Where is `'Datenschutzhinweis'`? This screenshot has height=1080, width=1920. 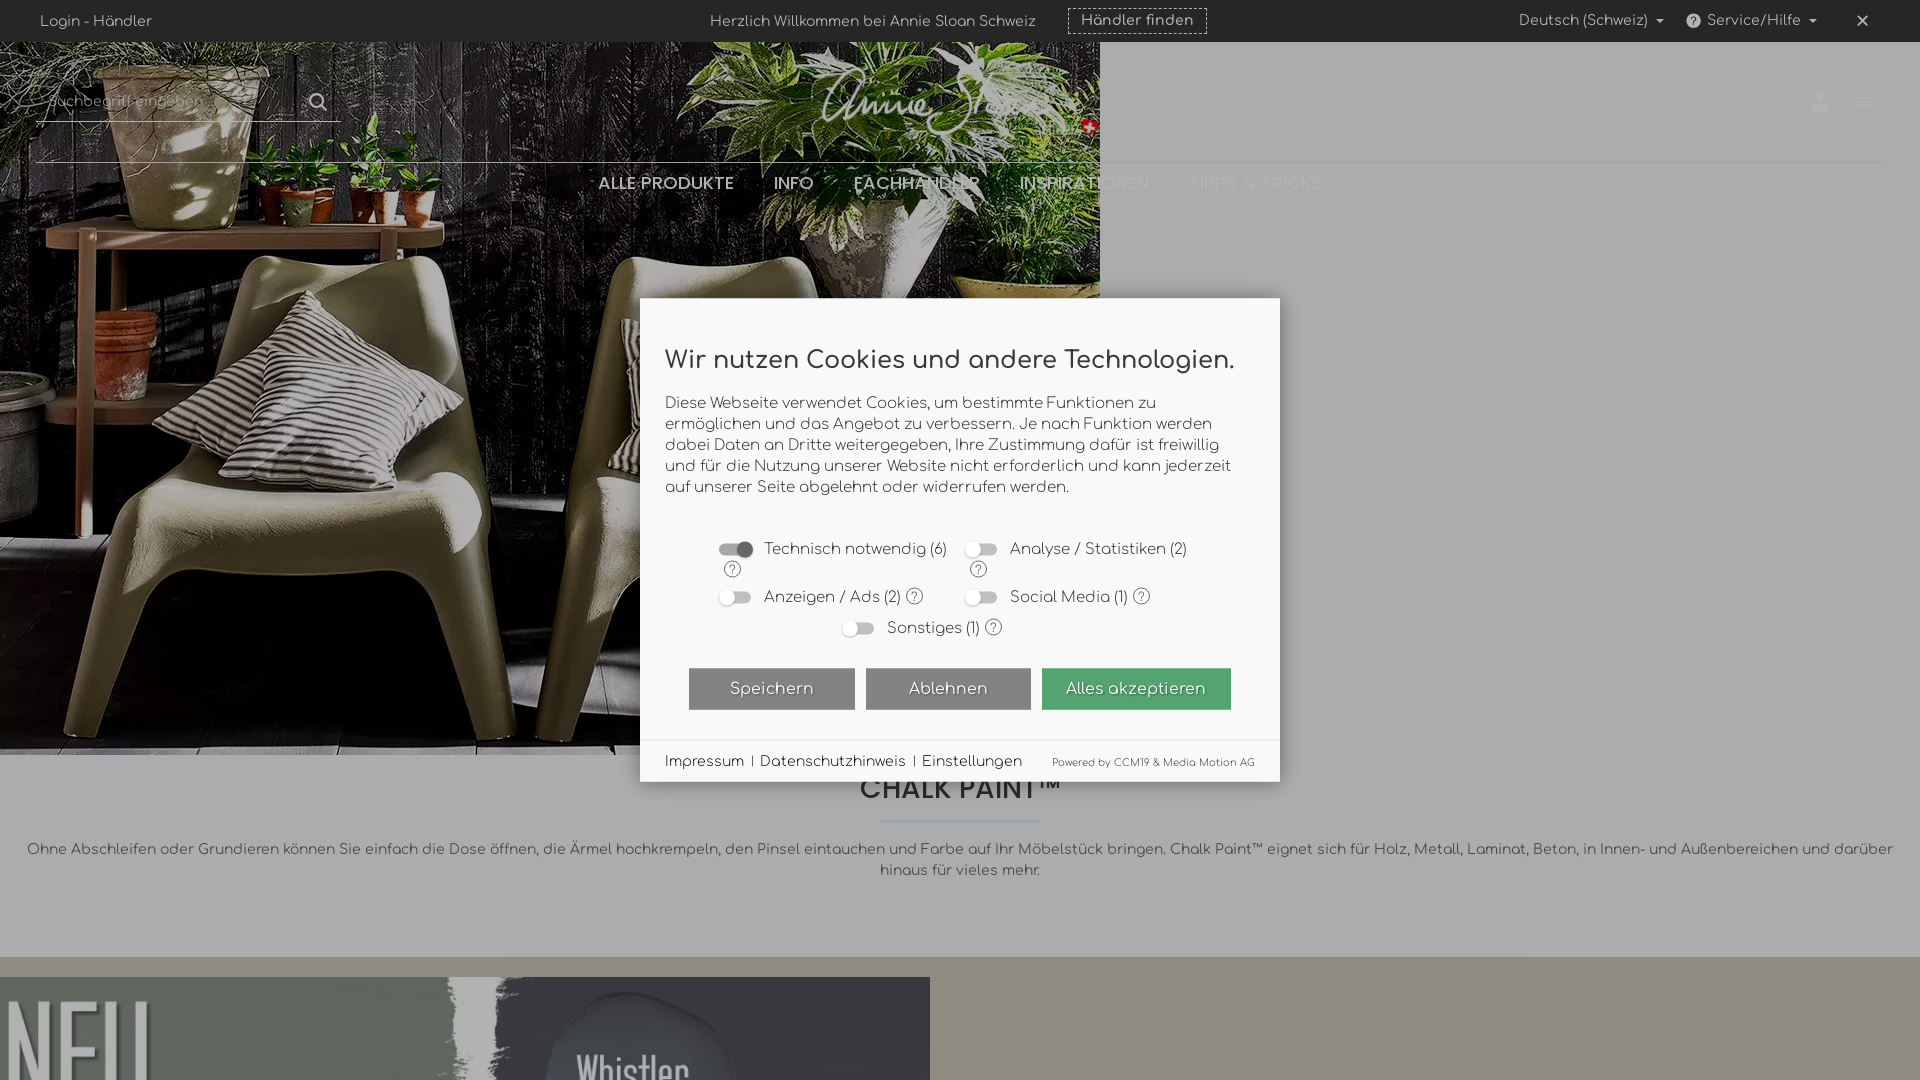
'Datenschutzhinweis' is located at coordinates (758, 760).